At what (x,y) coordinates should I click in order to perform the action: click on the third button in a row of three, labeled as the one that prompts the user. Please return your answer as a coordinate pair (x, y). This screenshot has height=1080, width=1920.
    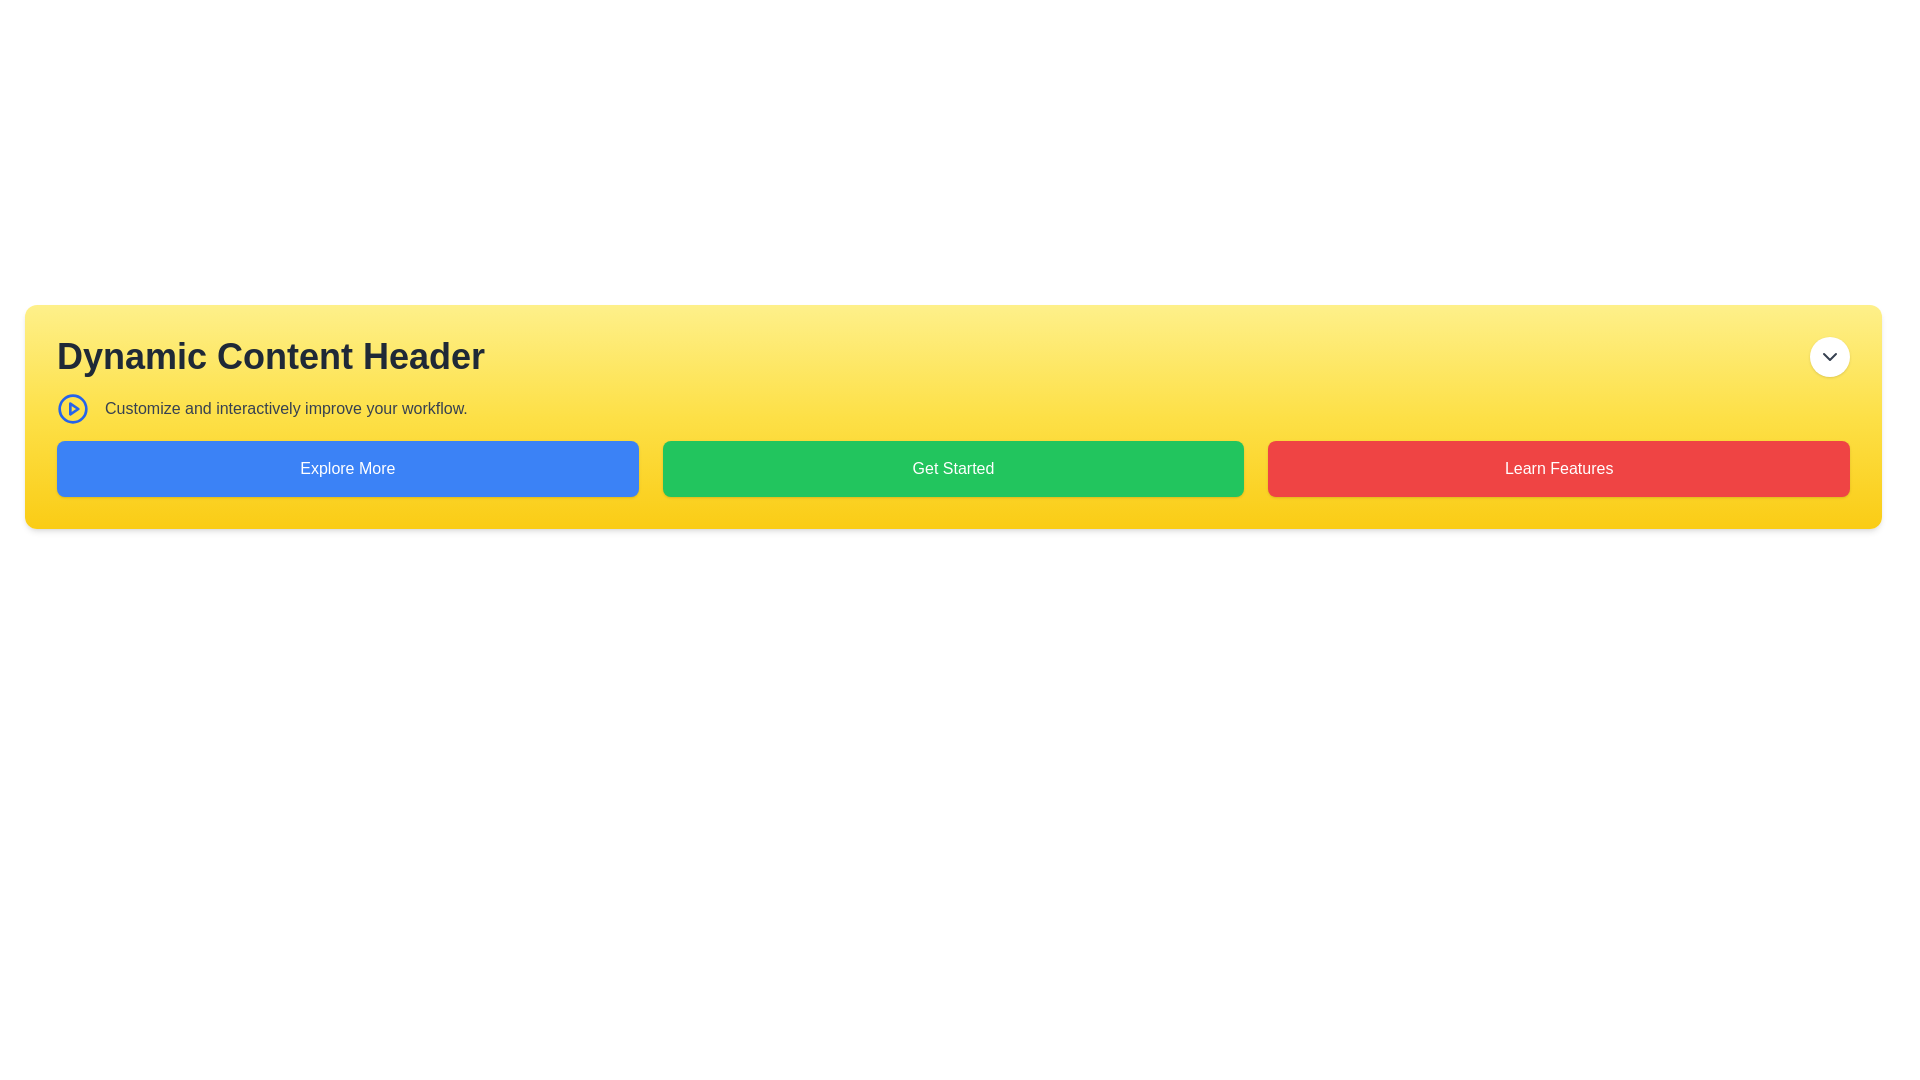
    Looking at the image, I should click on (1558, 469).